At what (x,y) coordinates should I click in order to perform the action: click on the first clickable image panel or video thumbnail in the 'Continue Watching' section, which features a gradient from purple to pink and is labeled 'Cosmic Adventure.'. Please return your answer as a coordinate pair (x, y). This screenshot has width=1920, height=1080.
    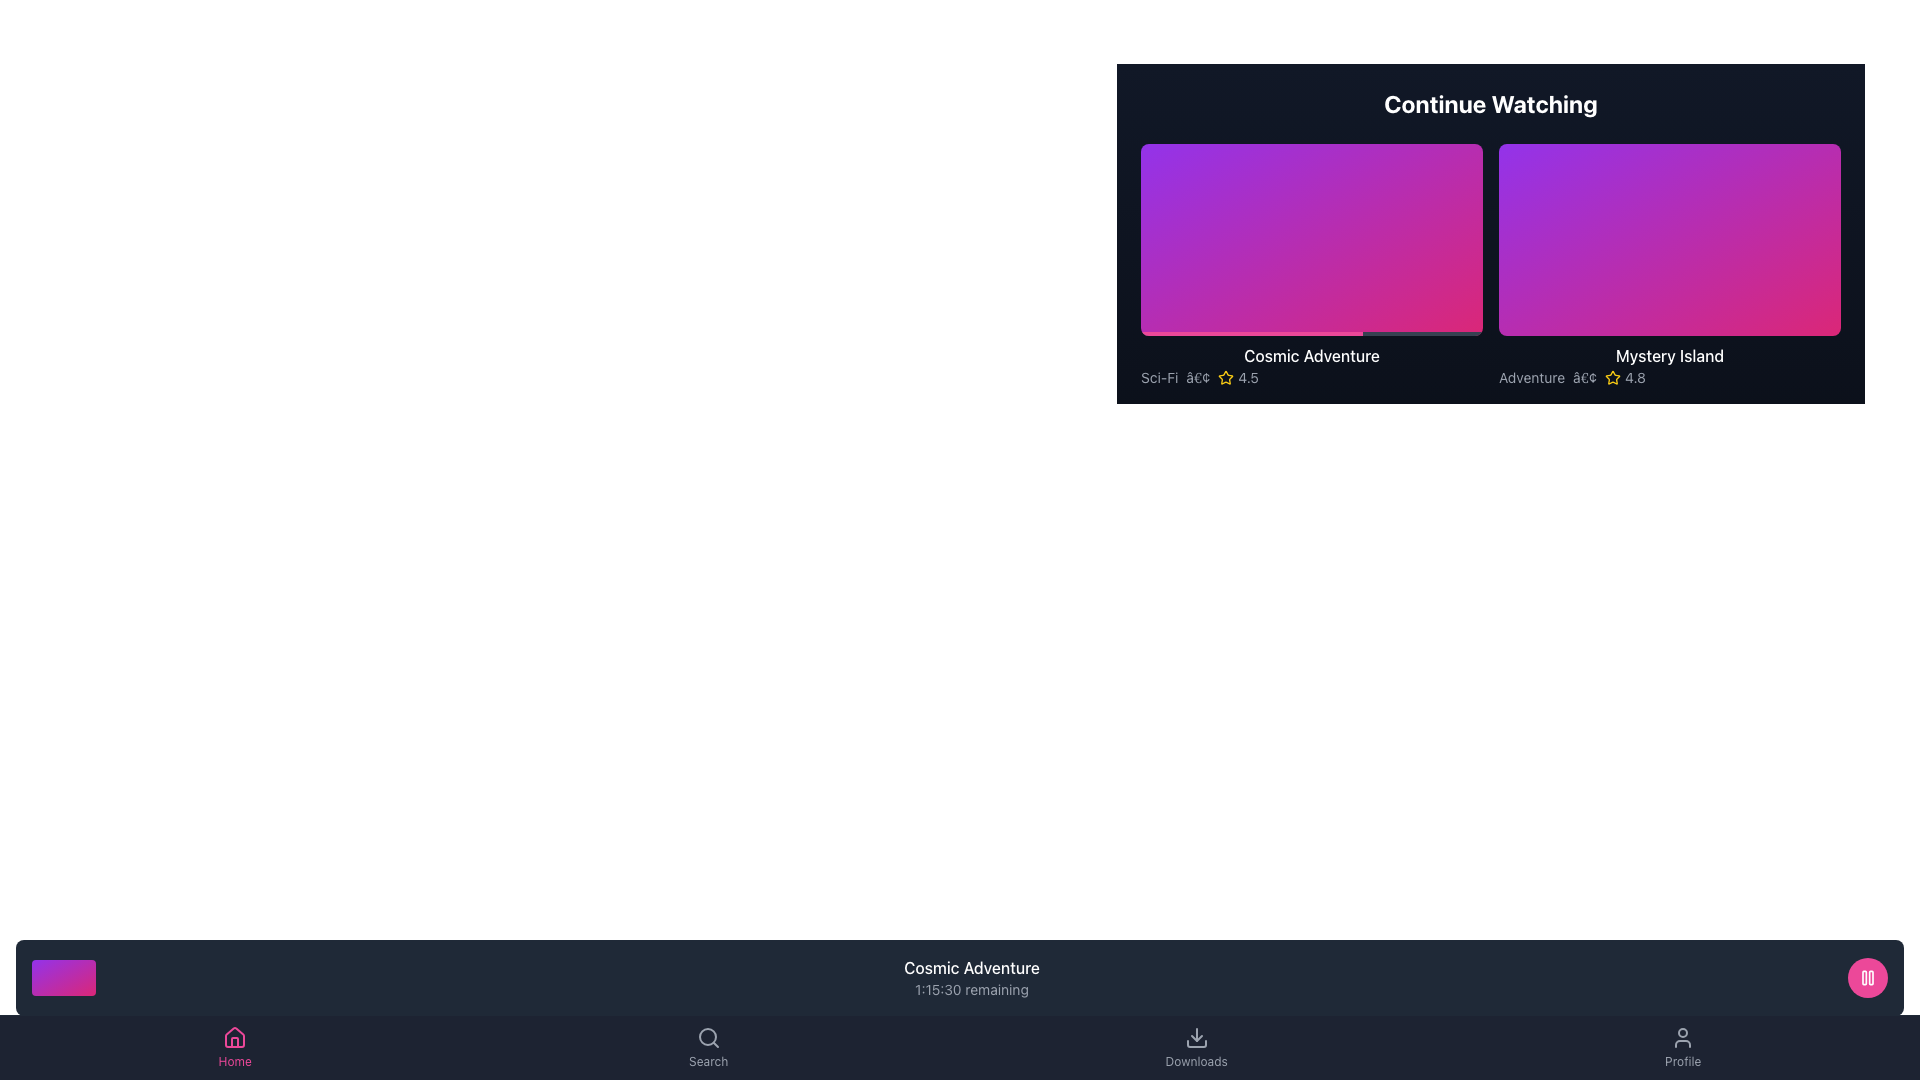
    Looking at the image, I should click on (1311, 238).